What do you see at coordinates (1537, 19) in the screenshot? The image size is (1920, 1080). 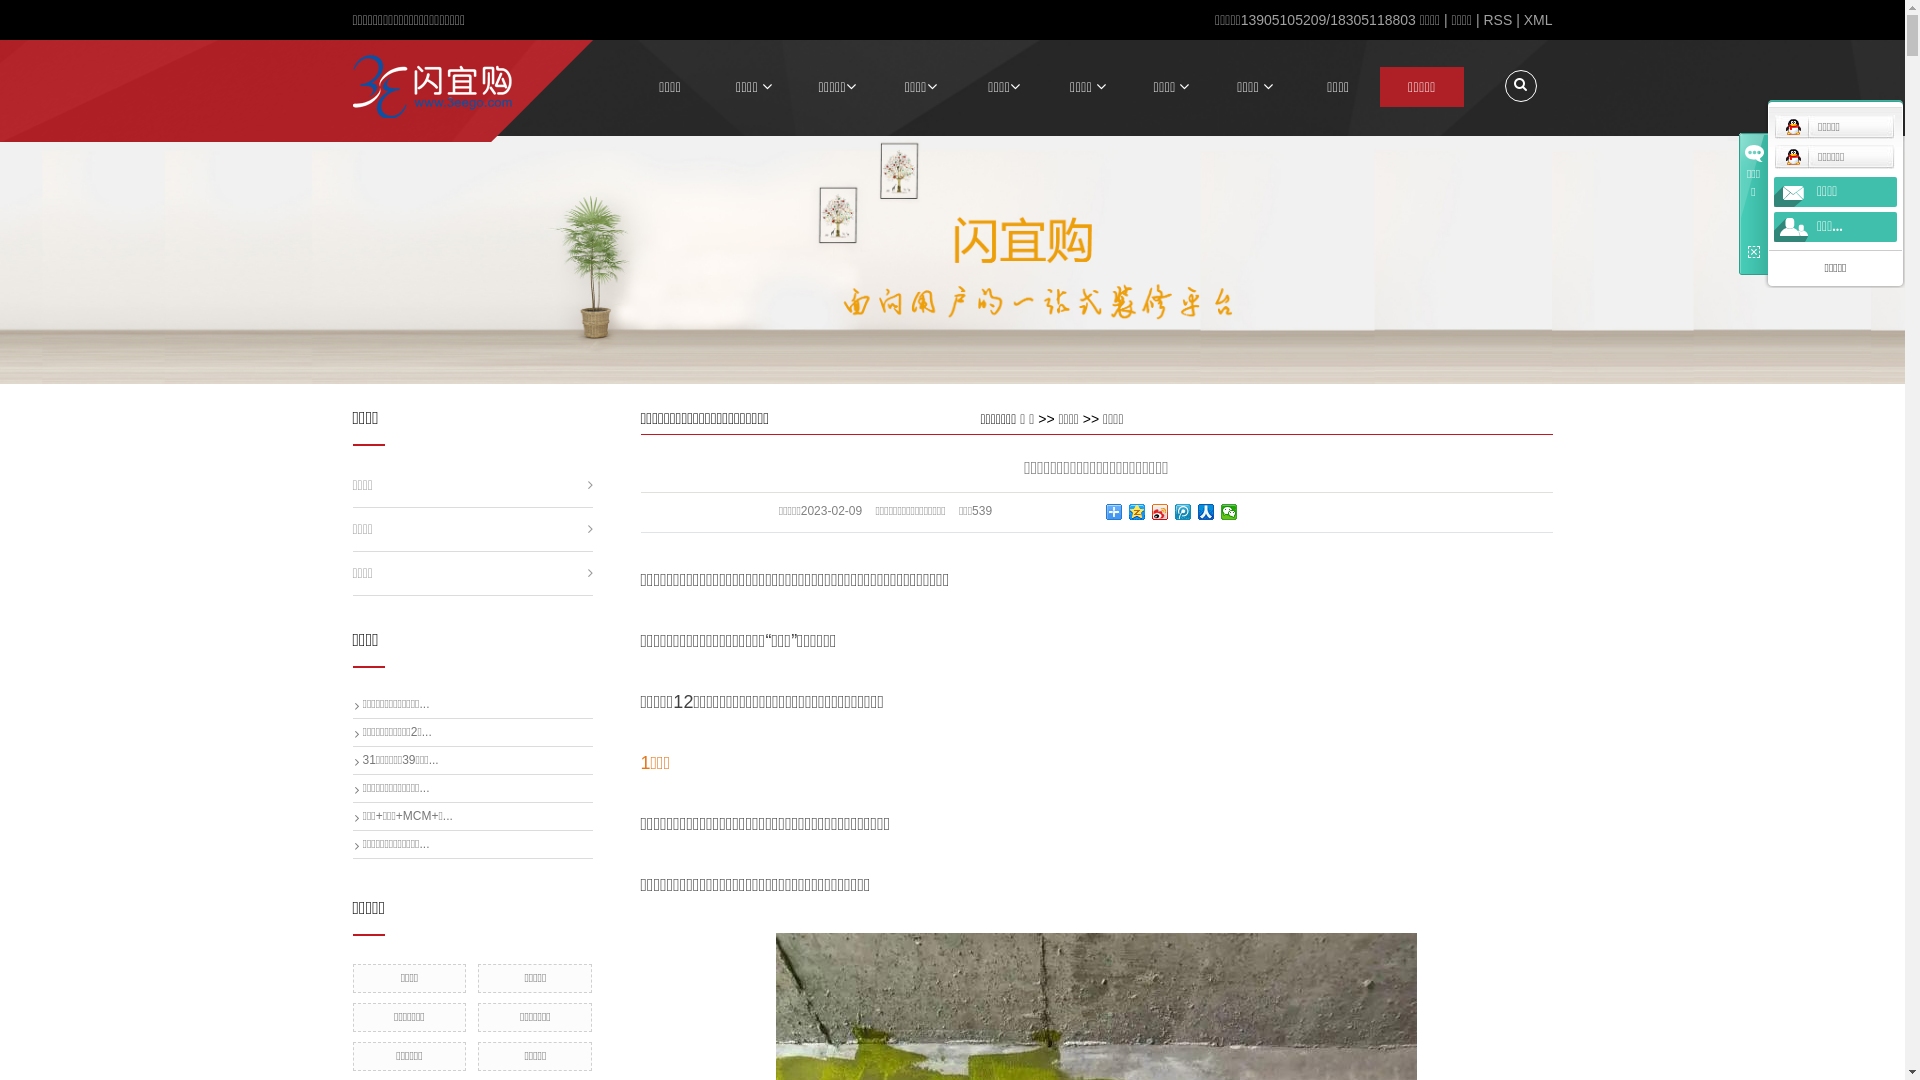 I see `'XML'` at bounding box center [1537, 19].